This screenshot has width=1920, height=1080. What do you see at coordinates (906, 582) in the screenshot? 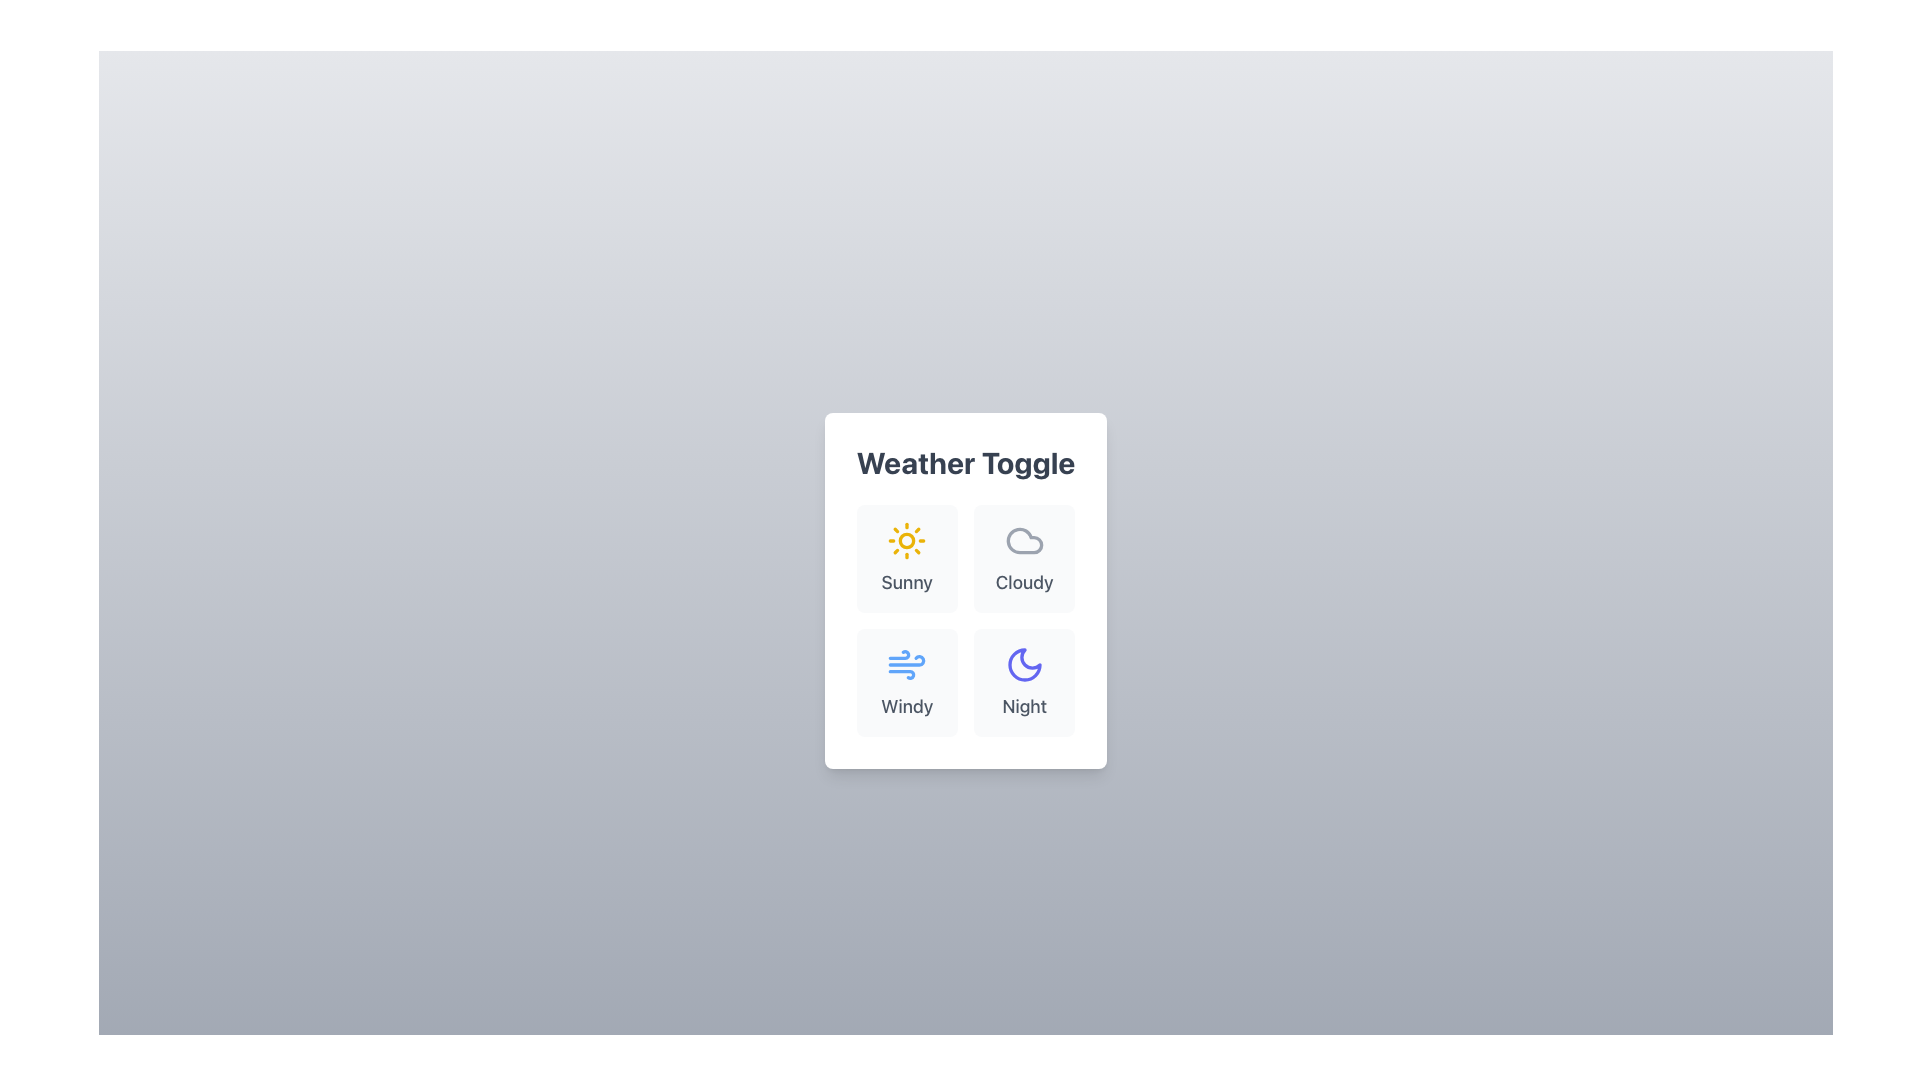
I see `the text label displaying 'Sunny' in a gray font, located below the yellow sun icon and to the left of the 'Cloudy' label` at bounding box center [906, 582].